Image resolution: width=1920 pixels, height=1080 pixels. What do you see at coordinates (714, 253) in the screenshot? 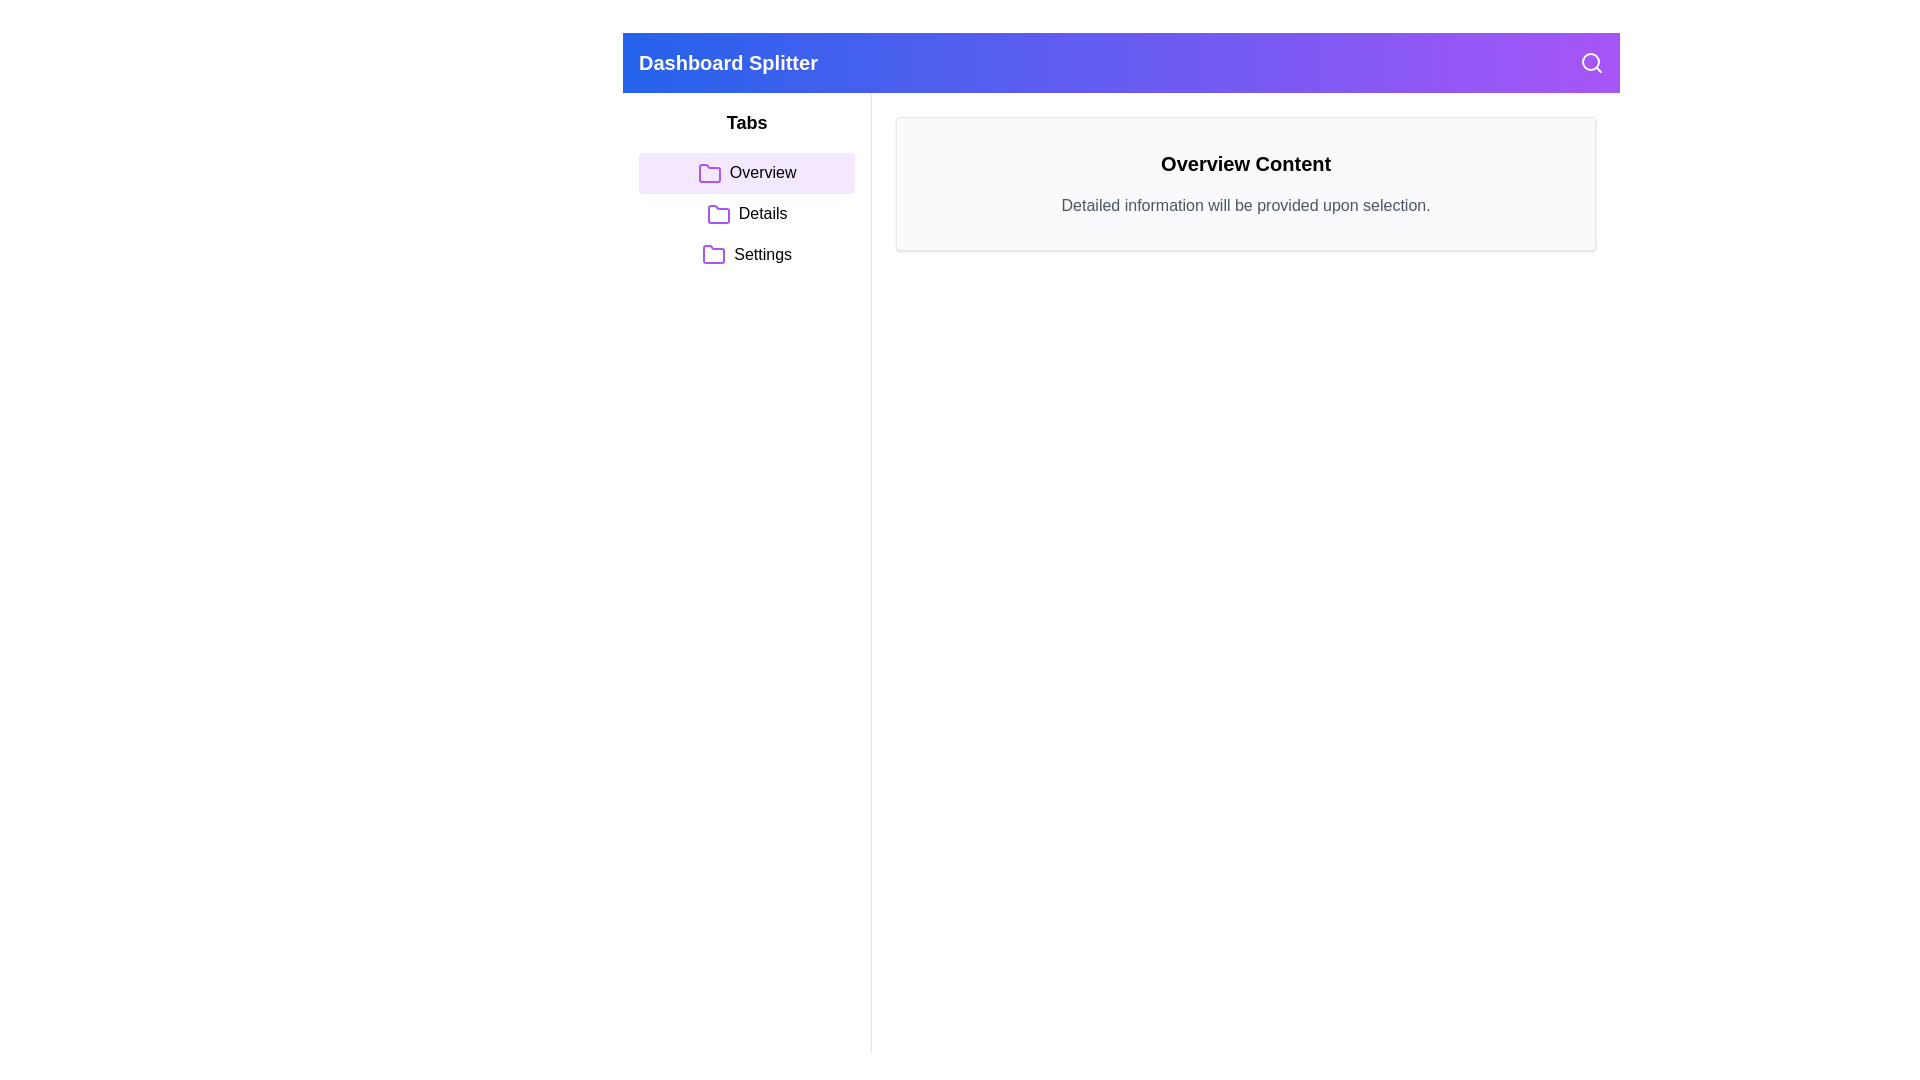
I see `the 'Settings' folder icon in the left sidebar navigation menu, which is the third item below the 'Details' tab, styled with purple and white colors` at bounding box center [714, 253].